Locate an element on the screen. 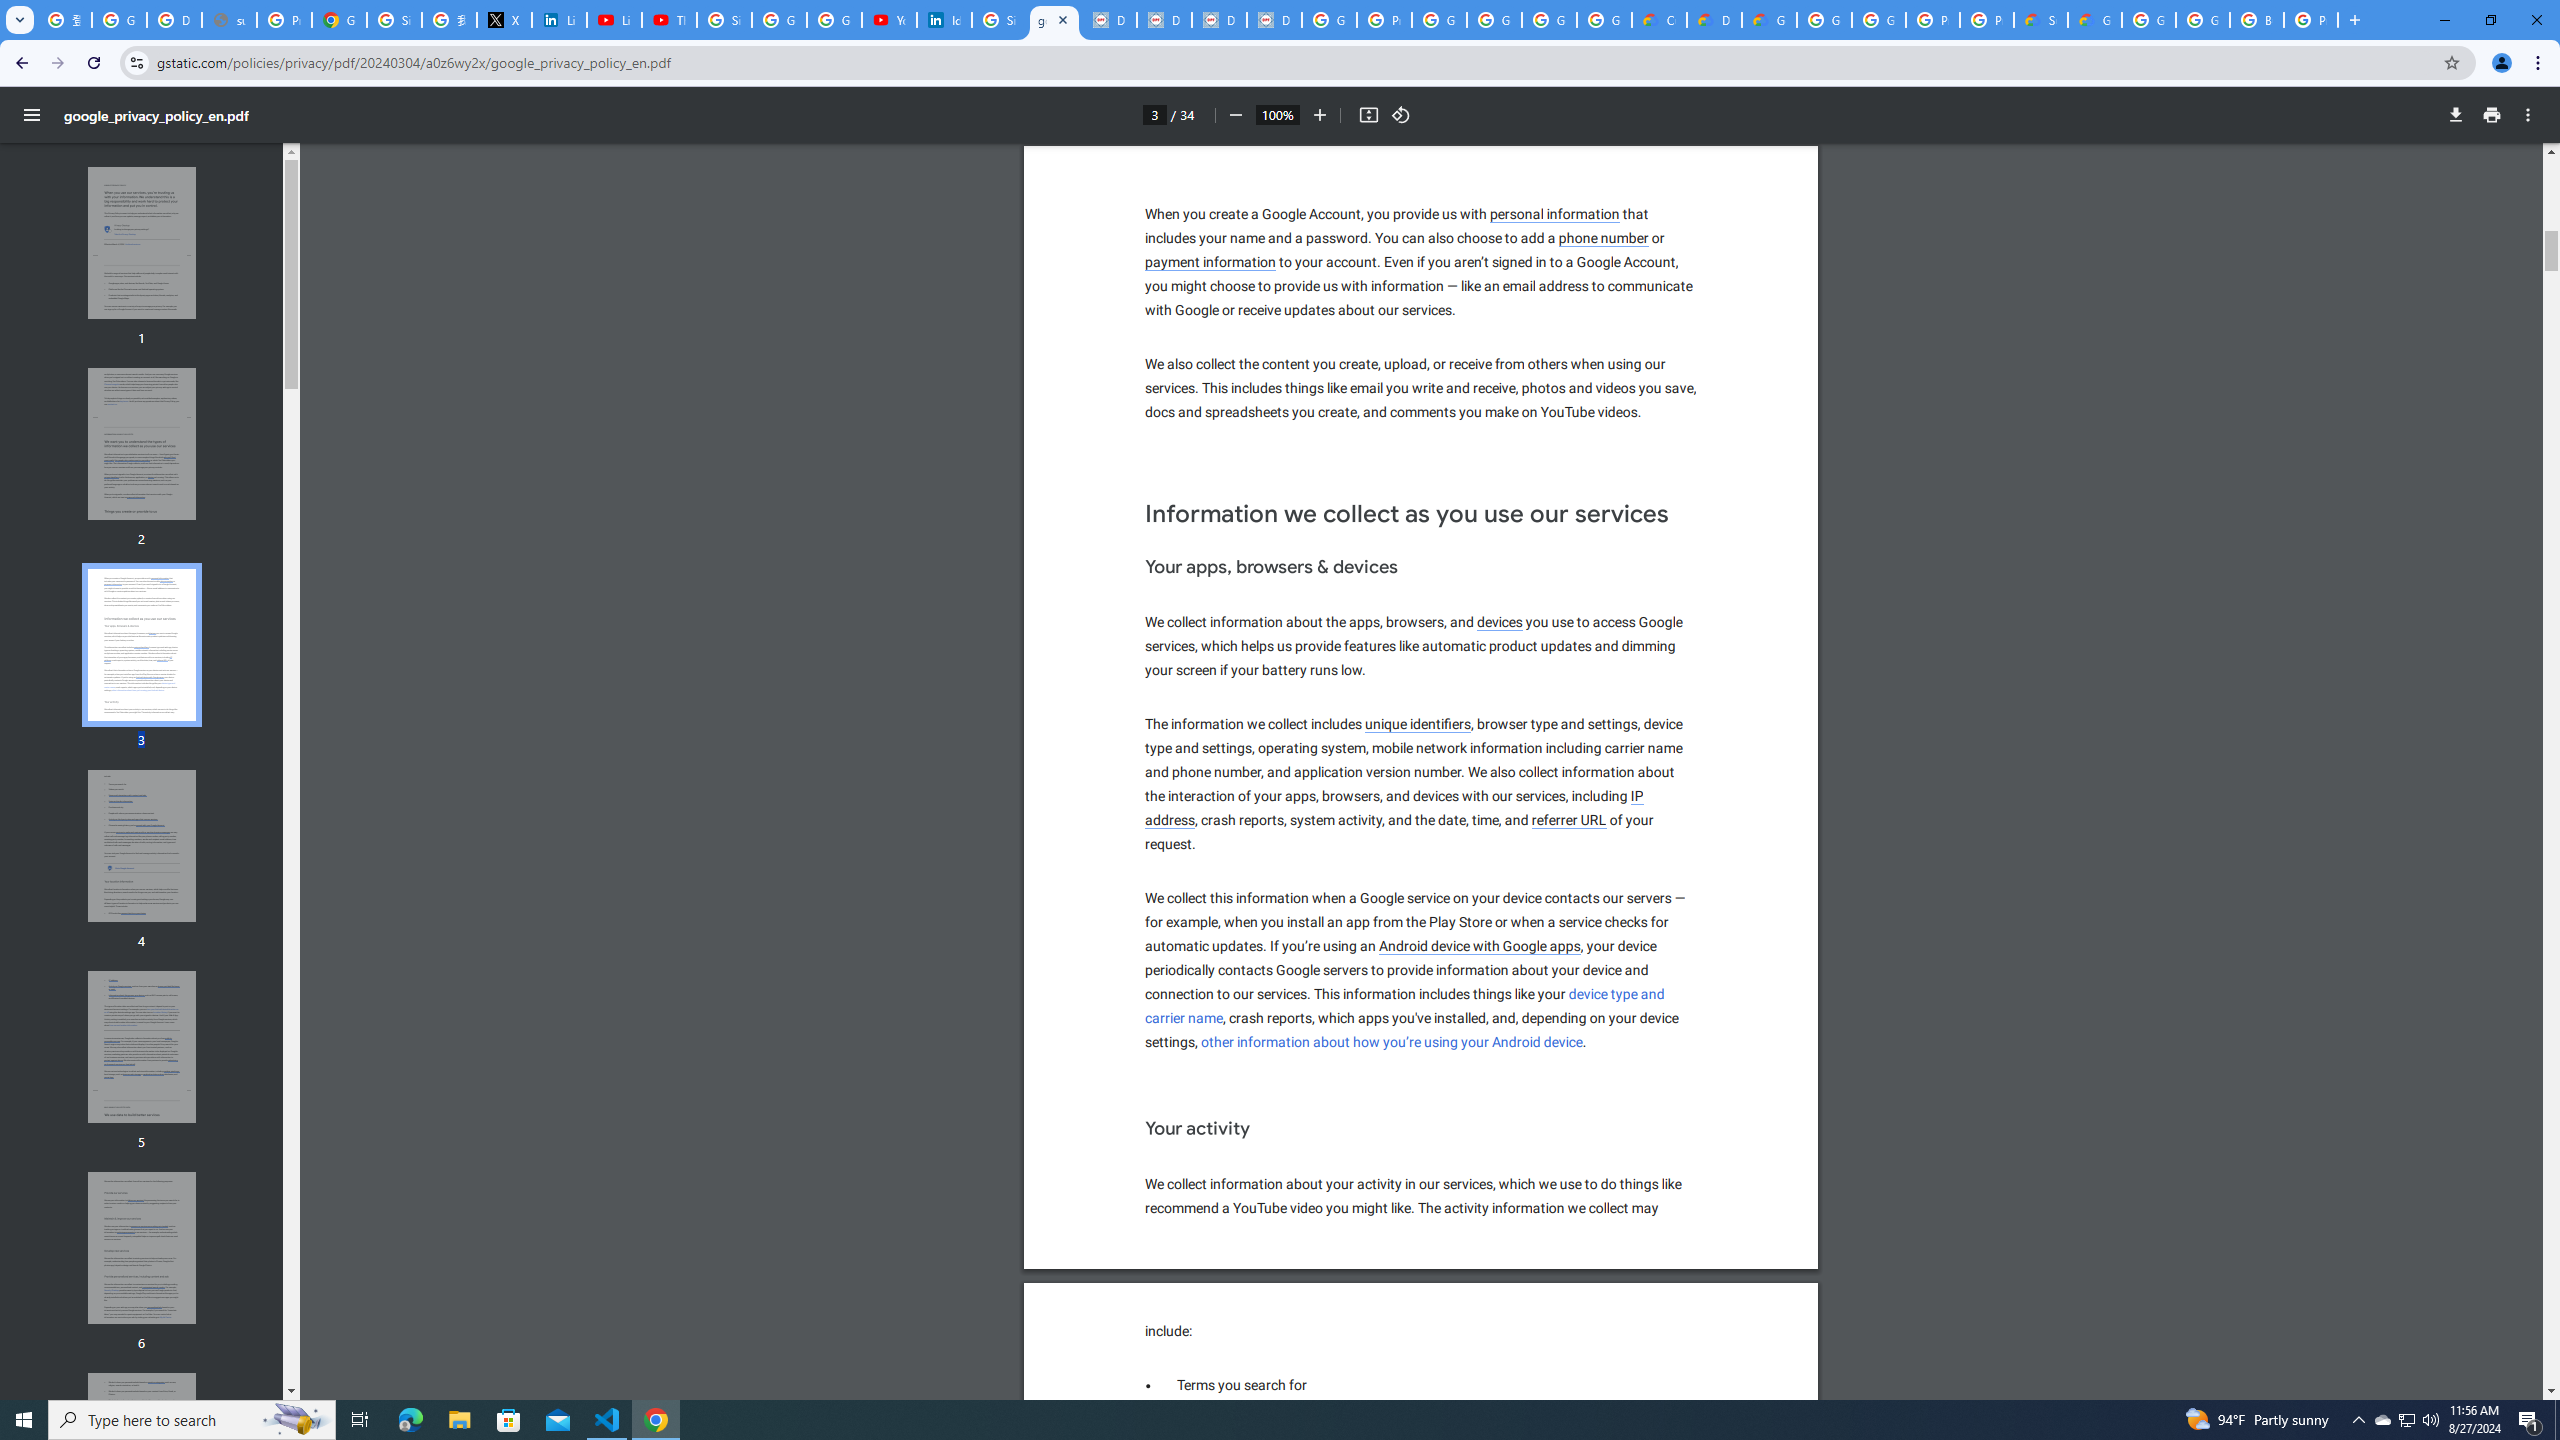 The width and height of the screenshot is (2560, 1440). 'unique identifiers' is located at coordinates (1418, 724).